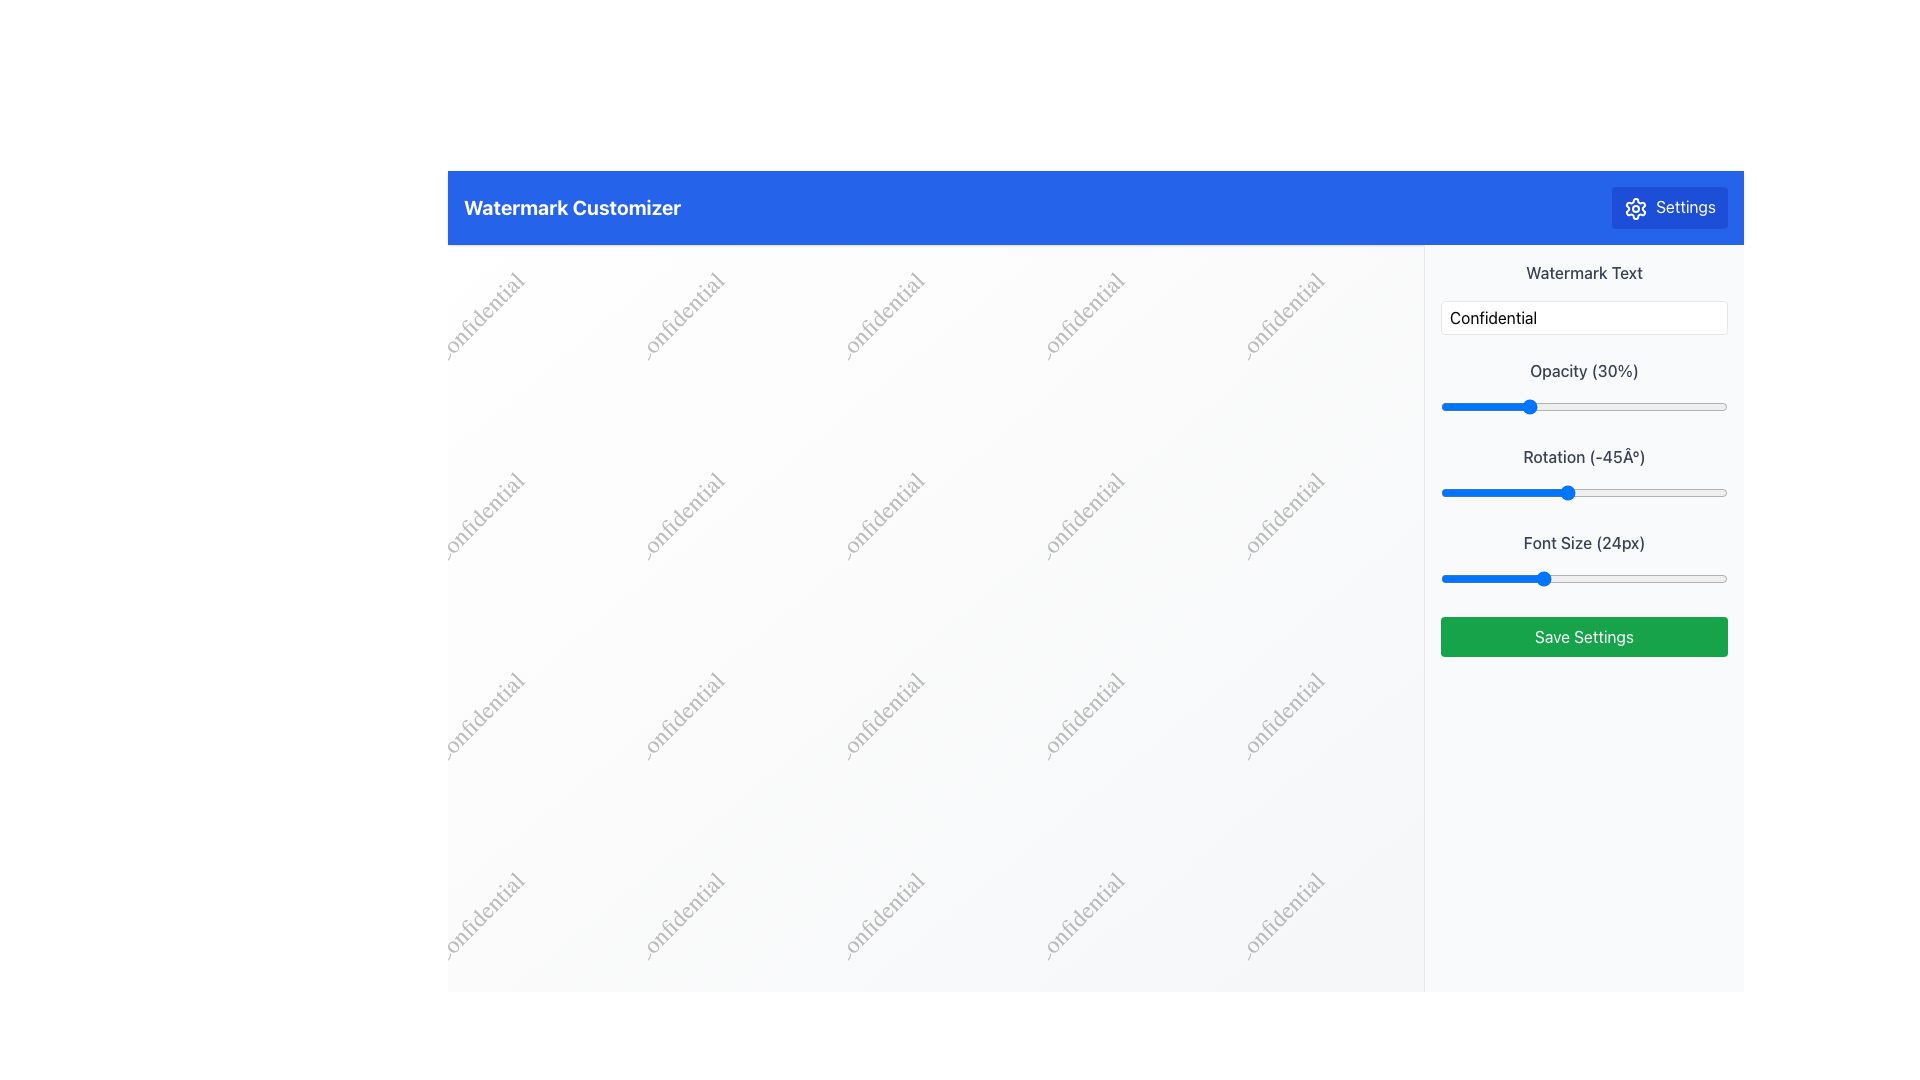 Image resolution: width=1920 pixels, height=1080 pixels. Describe the element at coordinates (1583, 561) in the screenshot. I see `the labeled slider control for 'Font Size (24px)'` at that location.